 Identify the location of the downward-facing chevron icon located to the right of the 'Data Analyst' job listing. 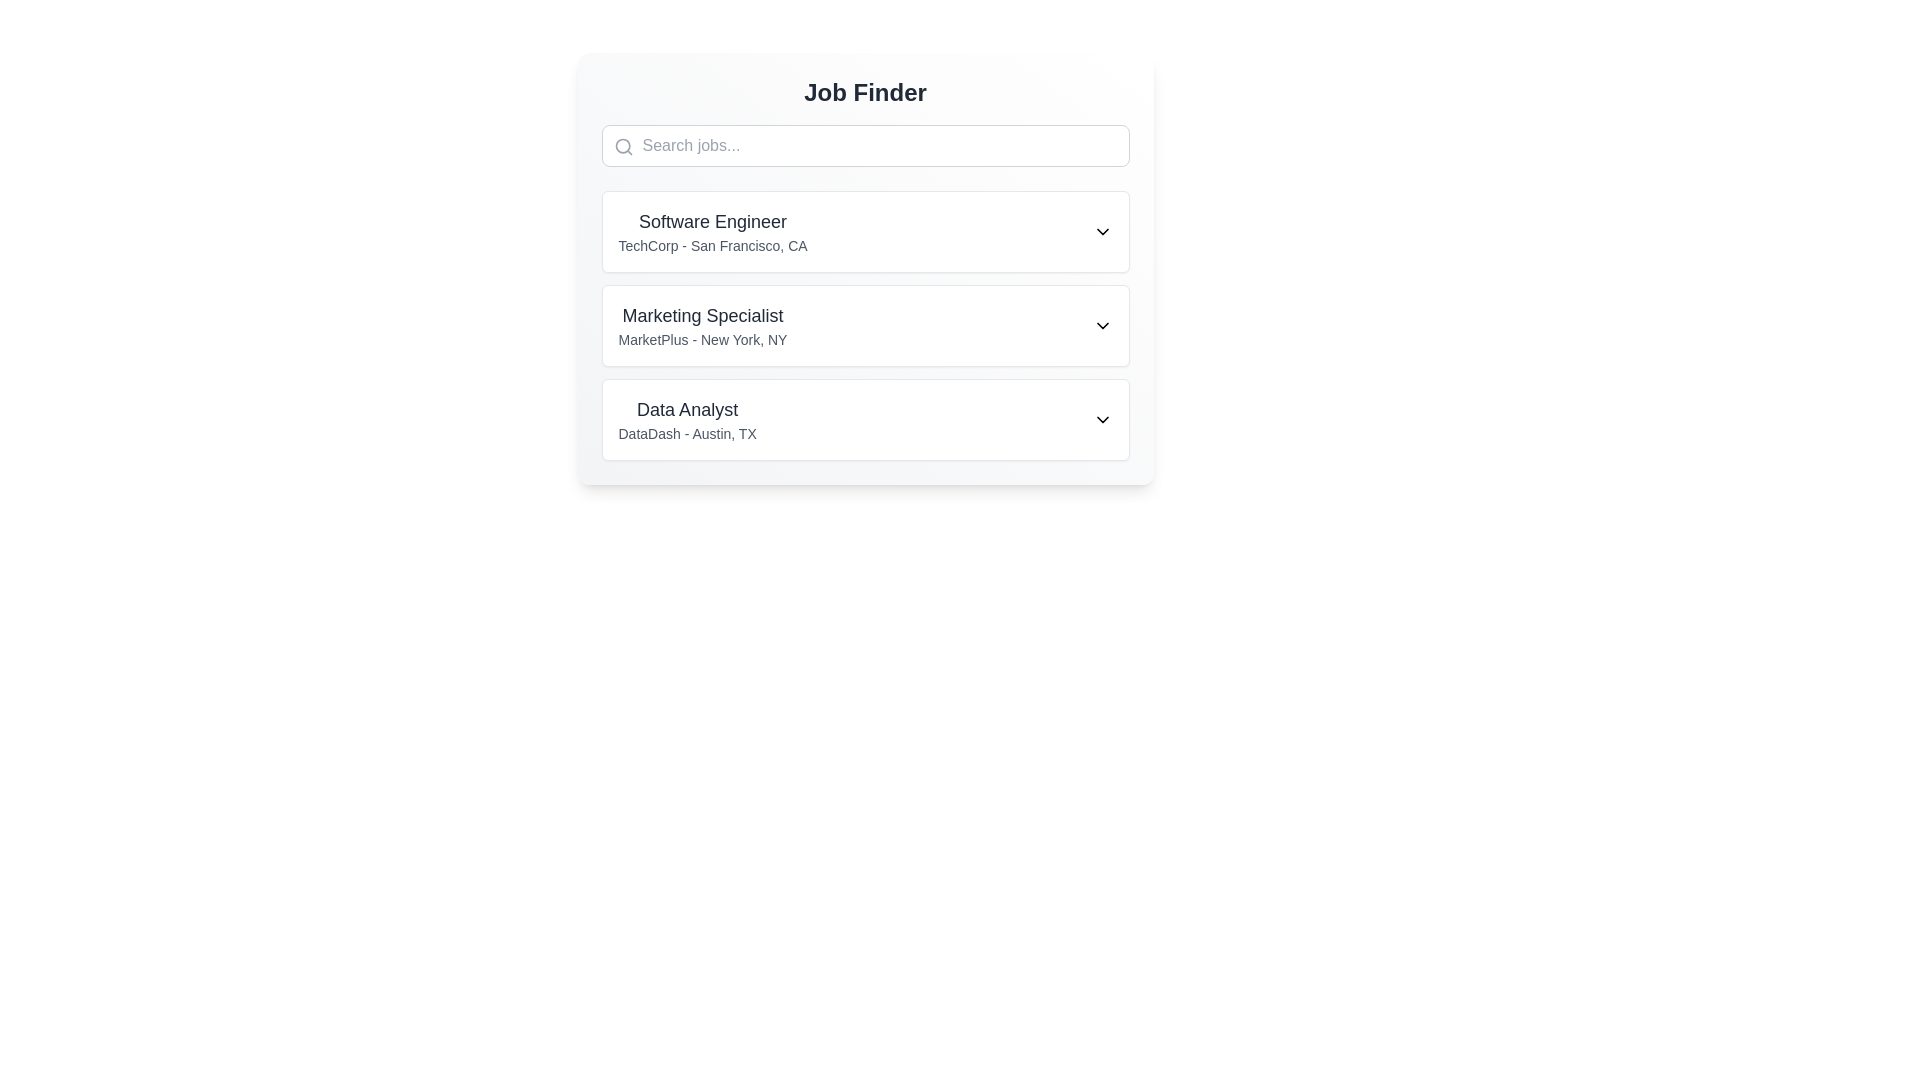
(1101, 419).